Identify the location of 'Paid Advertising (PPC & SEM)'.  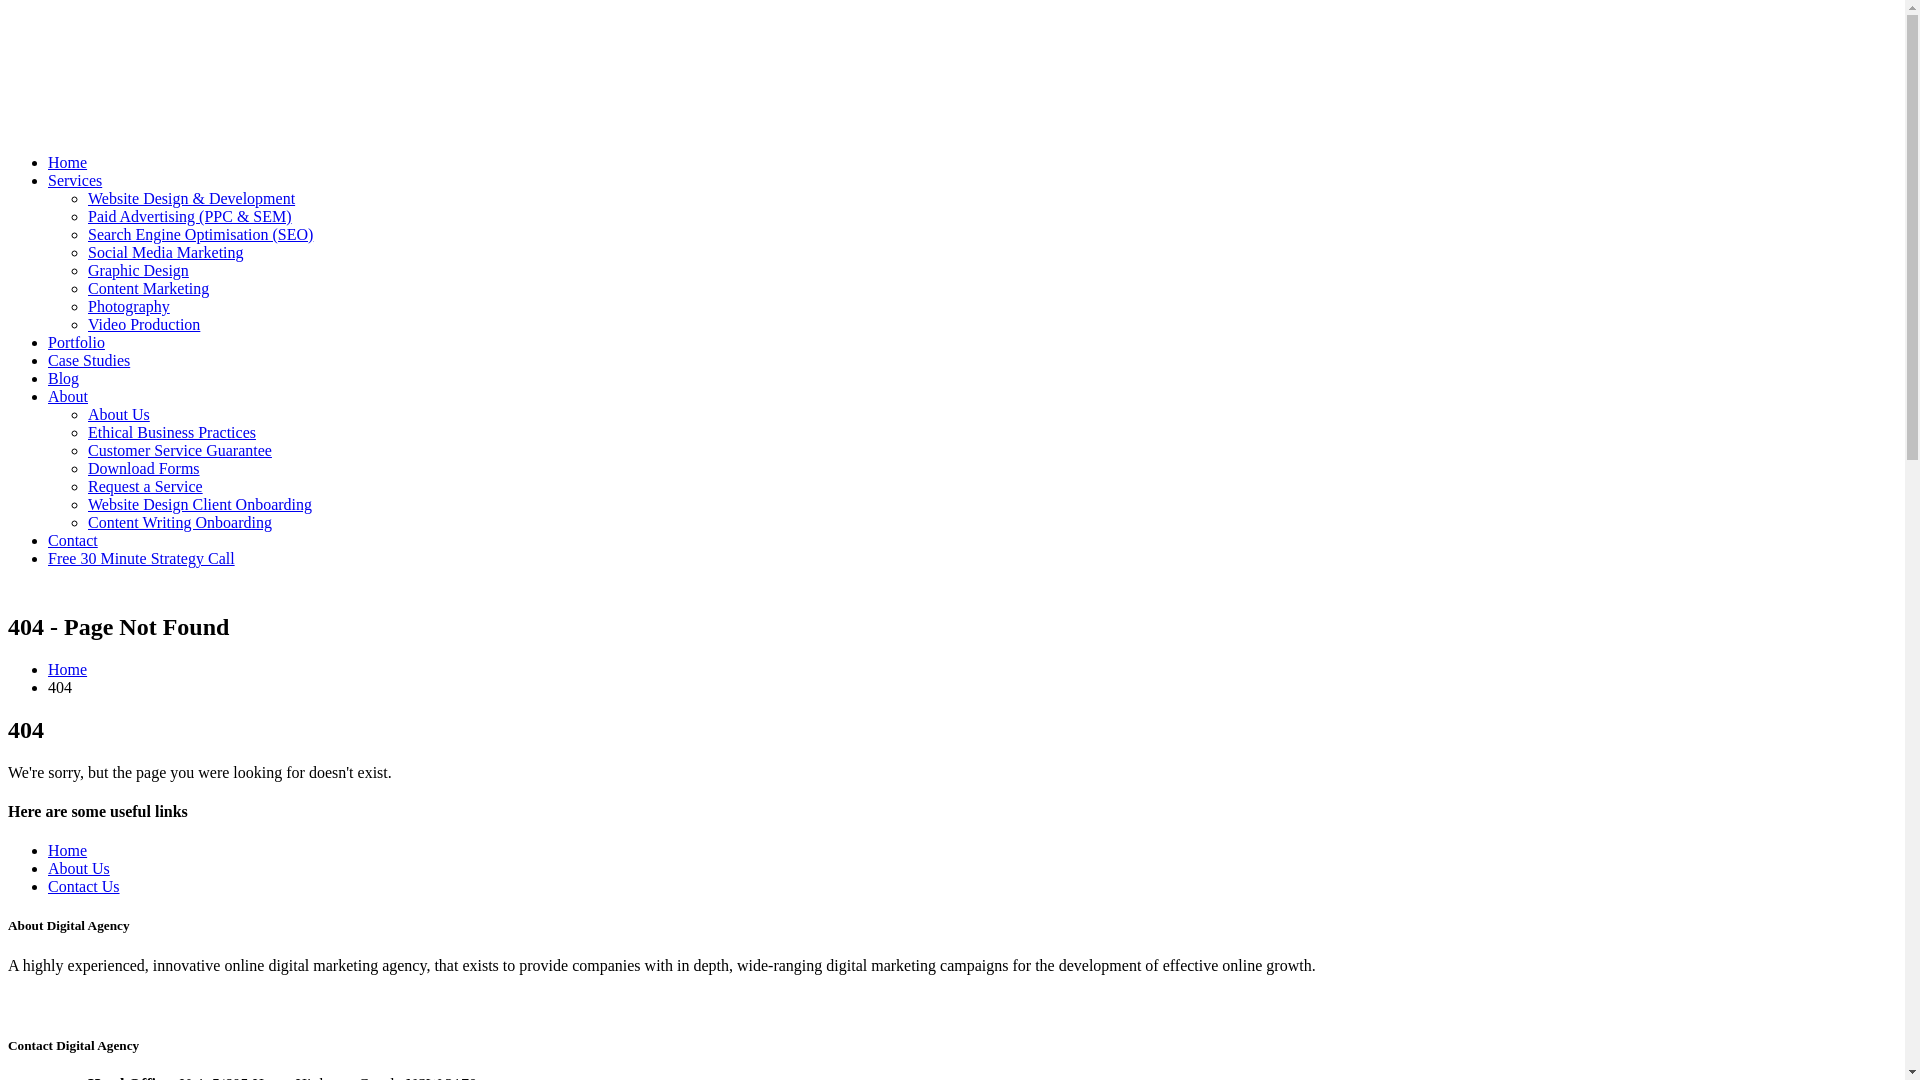
(190, 216).